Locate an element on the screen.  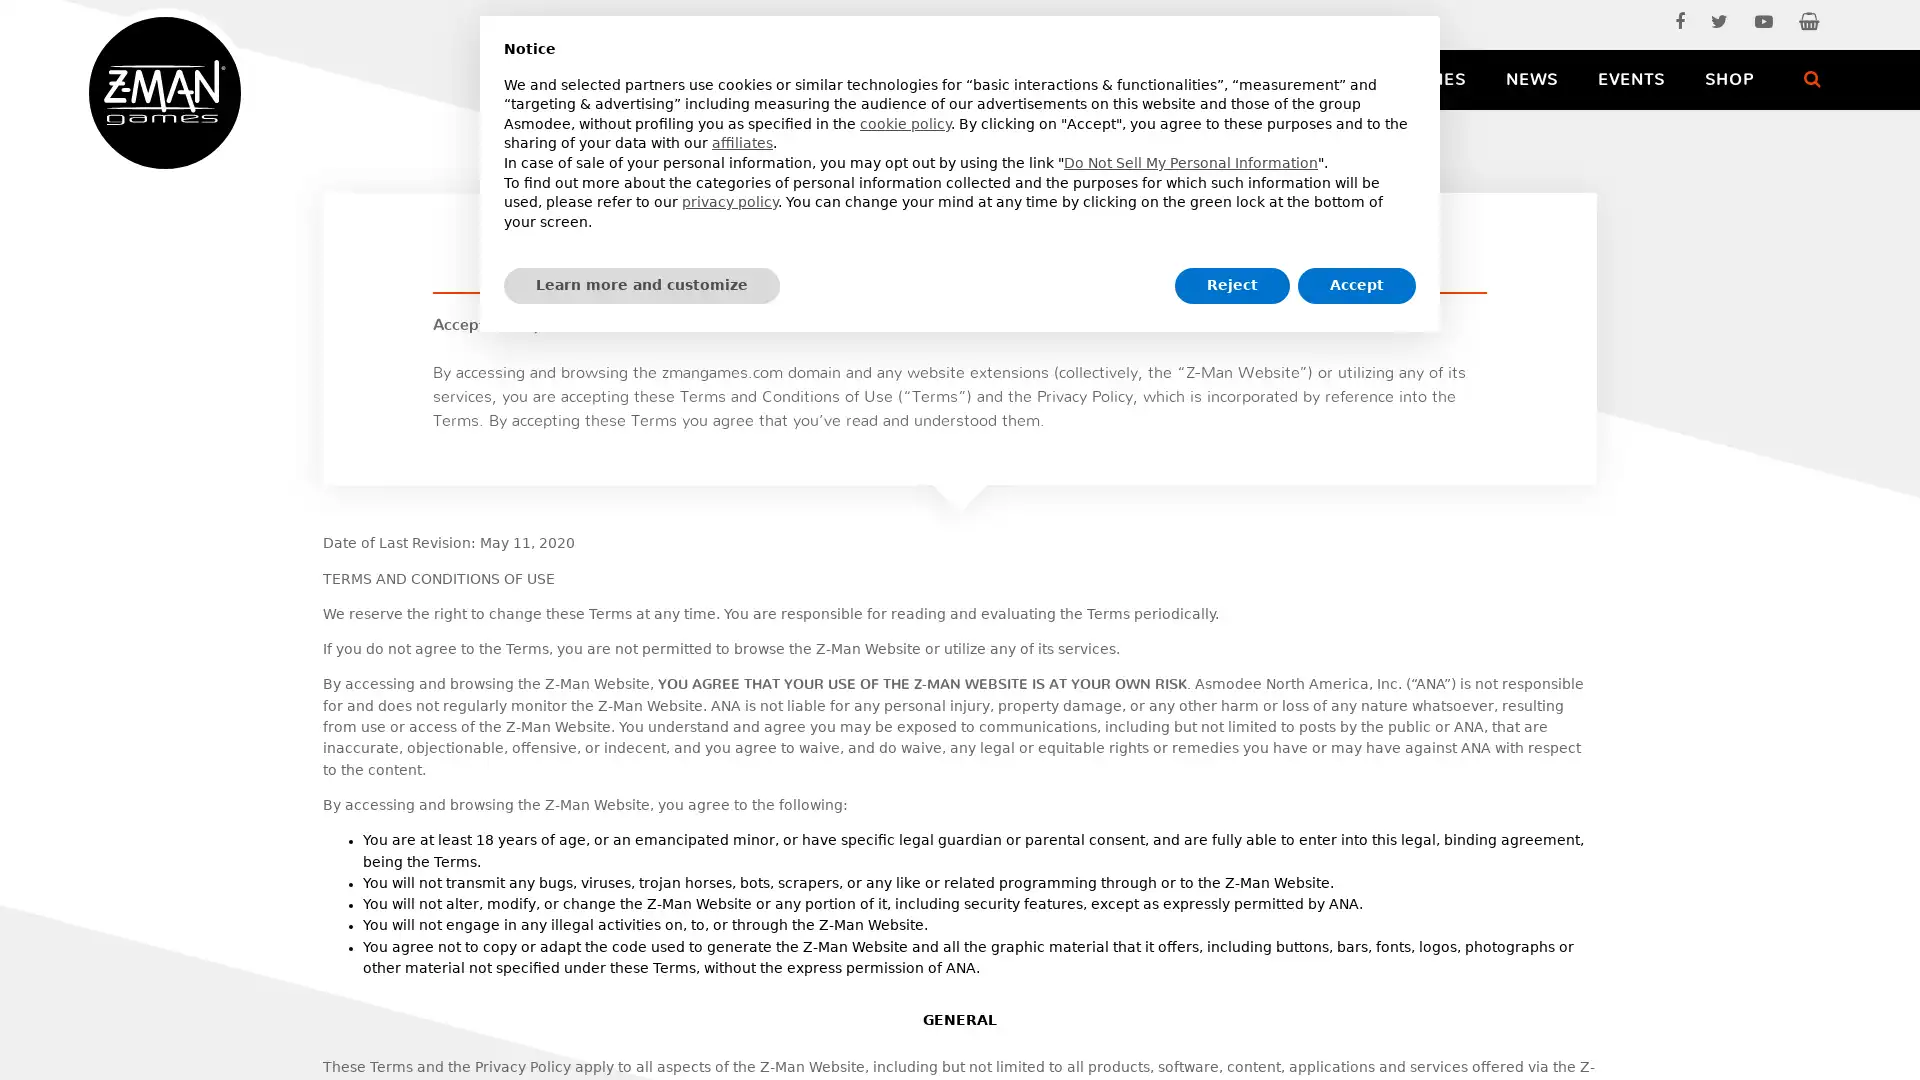
Reject is located at coordinates (1231, 285).